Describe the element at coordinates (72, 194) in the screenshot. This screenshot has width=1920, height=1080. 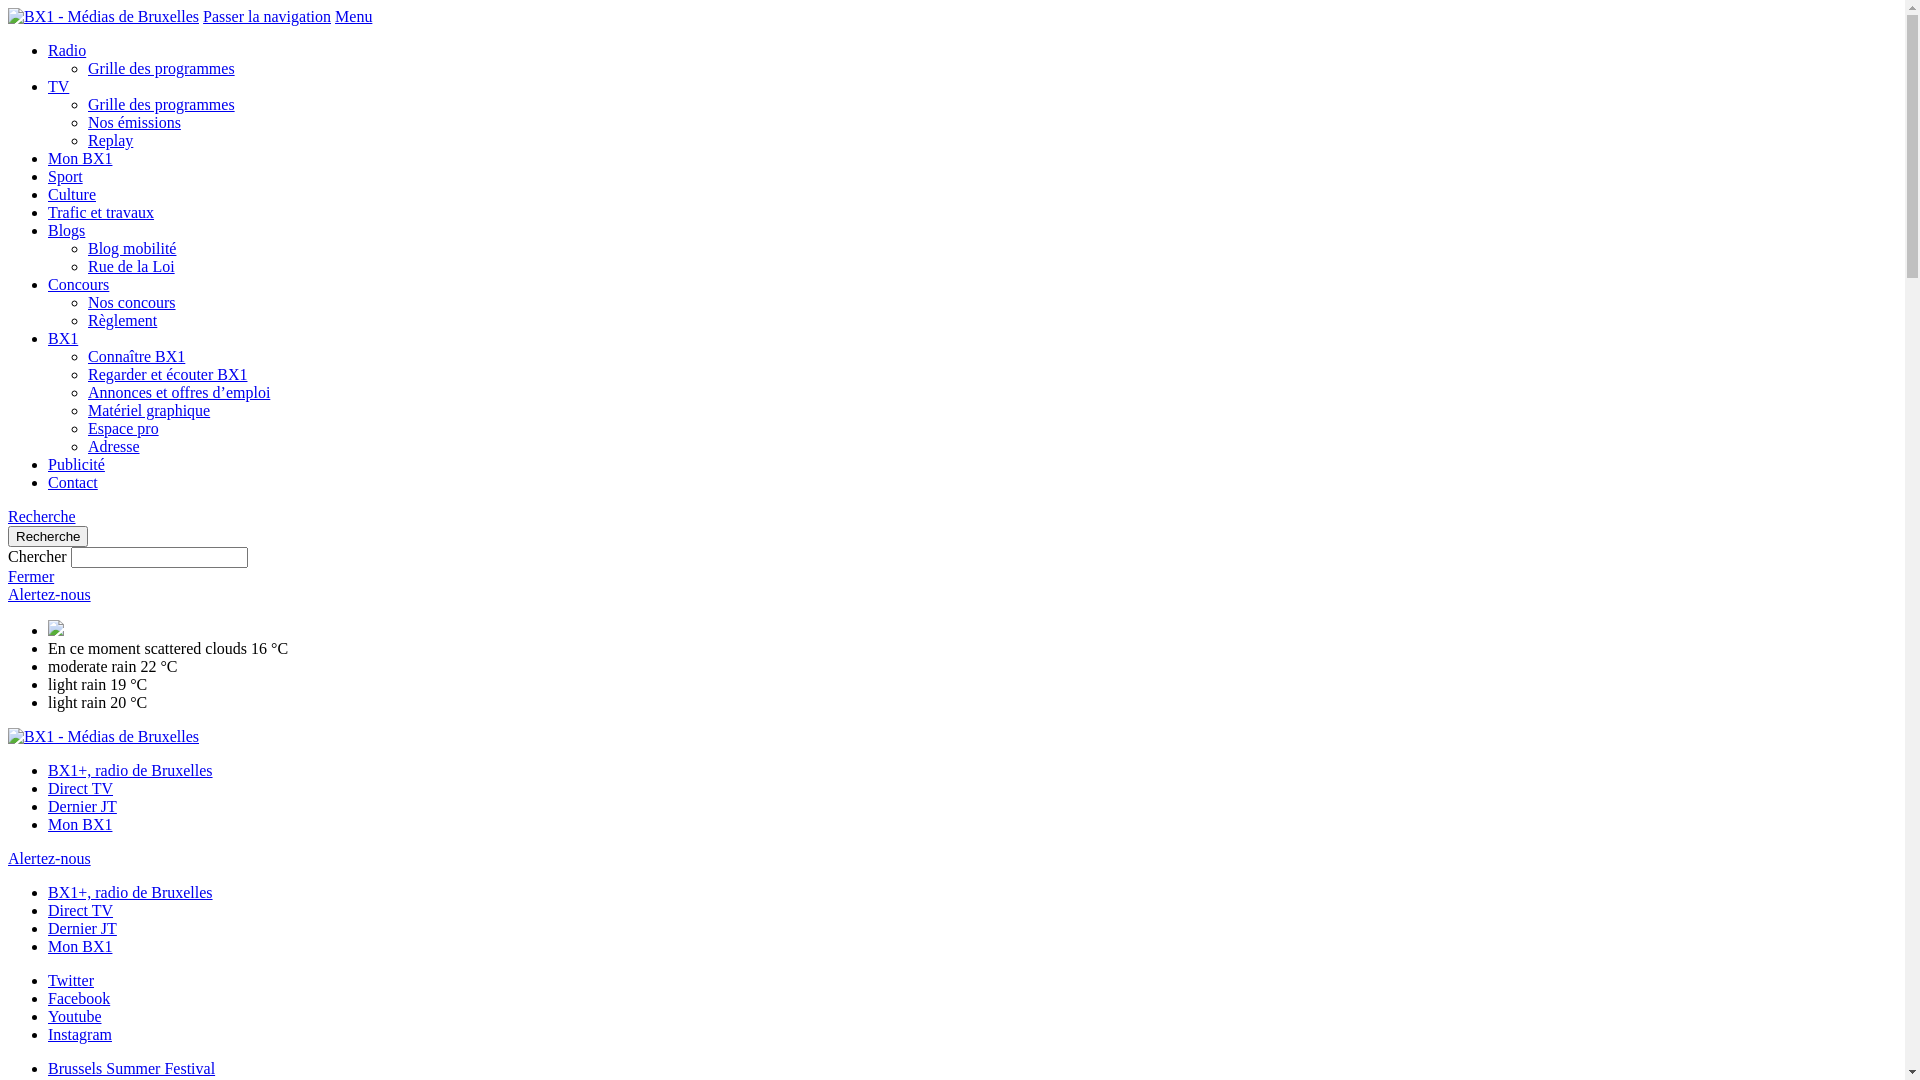
I see `'Culture'` at that location.